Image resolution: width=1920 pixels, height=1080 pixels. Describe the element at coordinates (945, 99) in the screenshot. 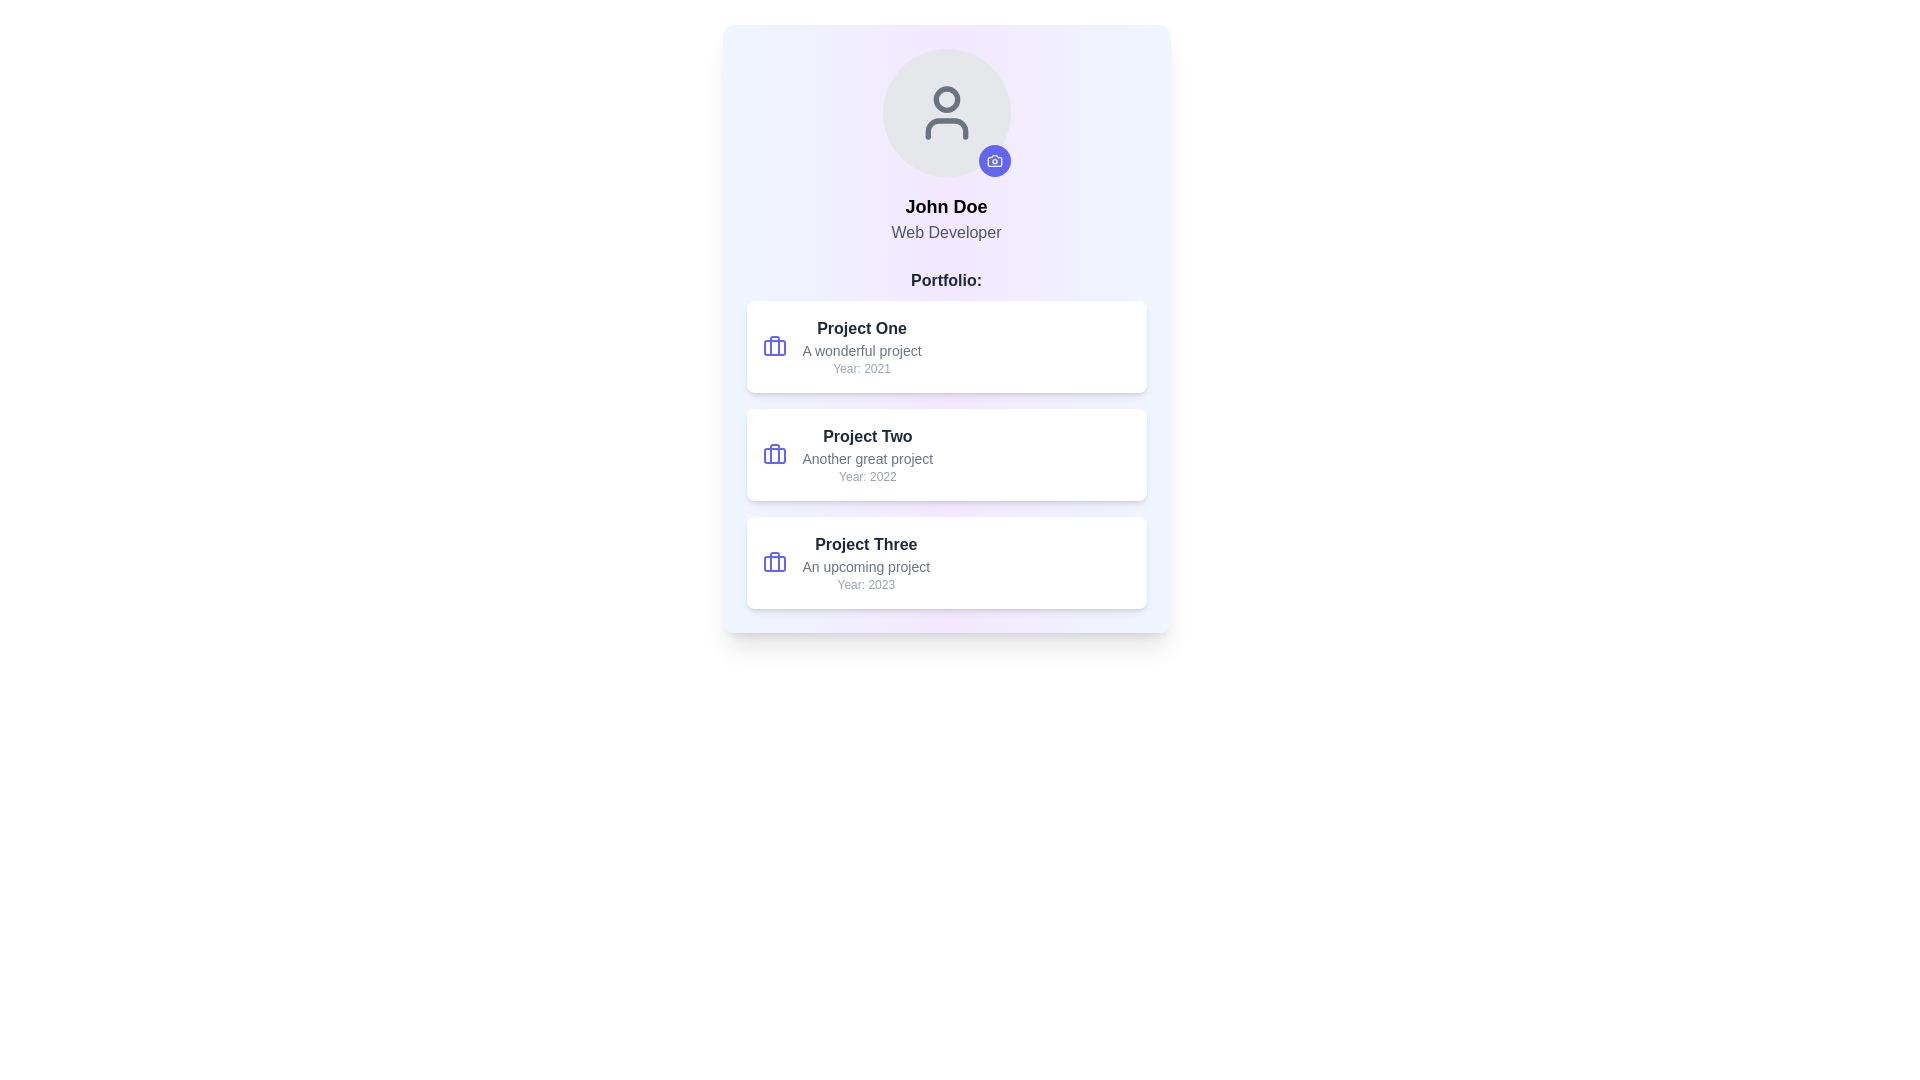

I see `the circular icon representing the head of the profile figure located at the upper section of the avatar-like icon for context menu` at that location.